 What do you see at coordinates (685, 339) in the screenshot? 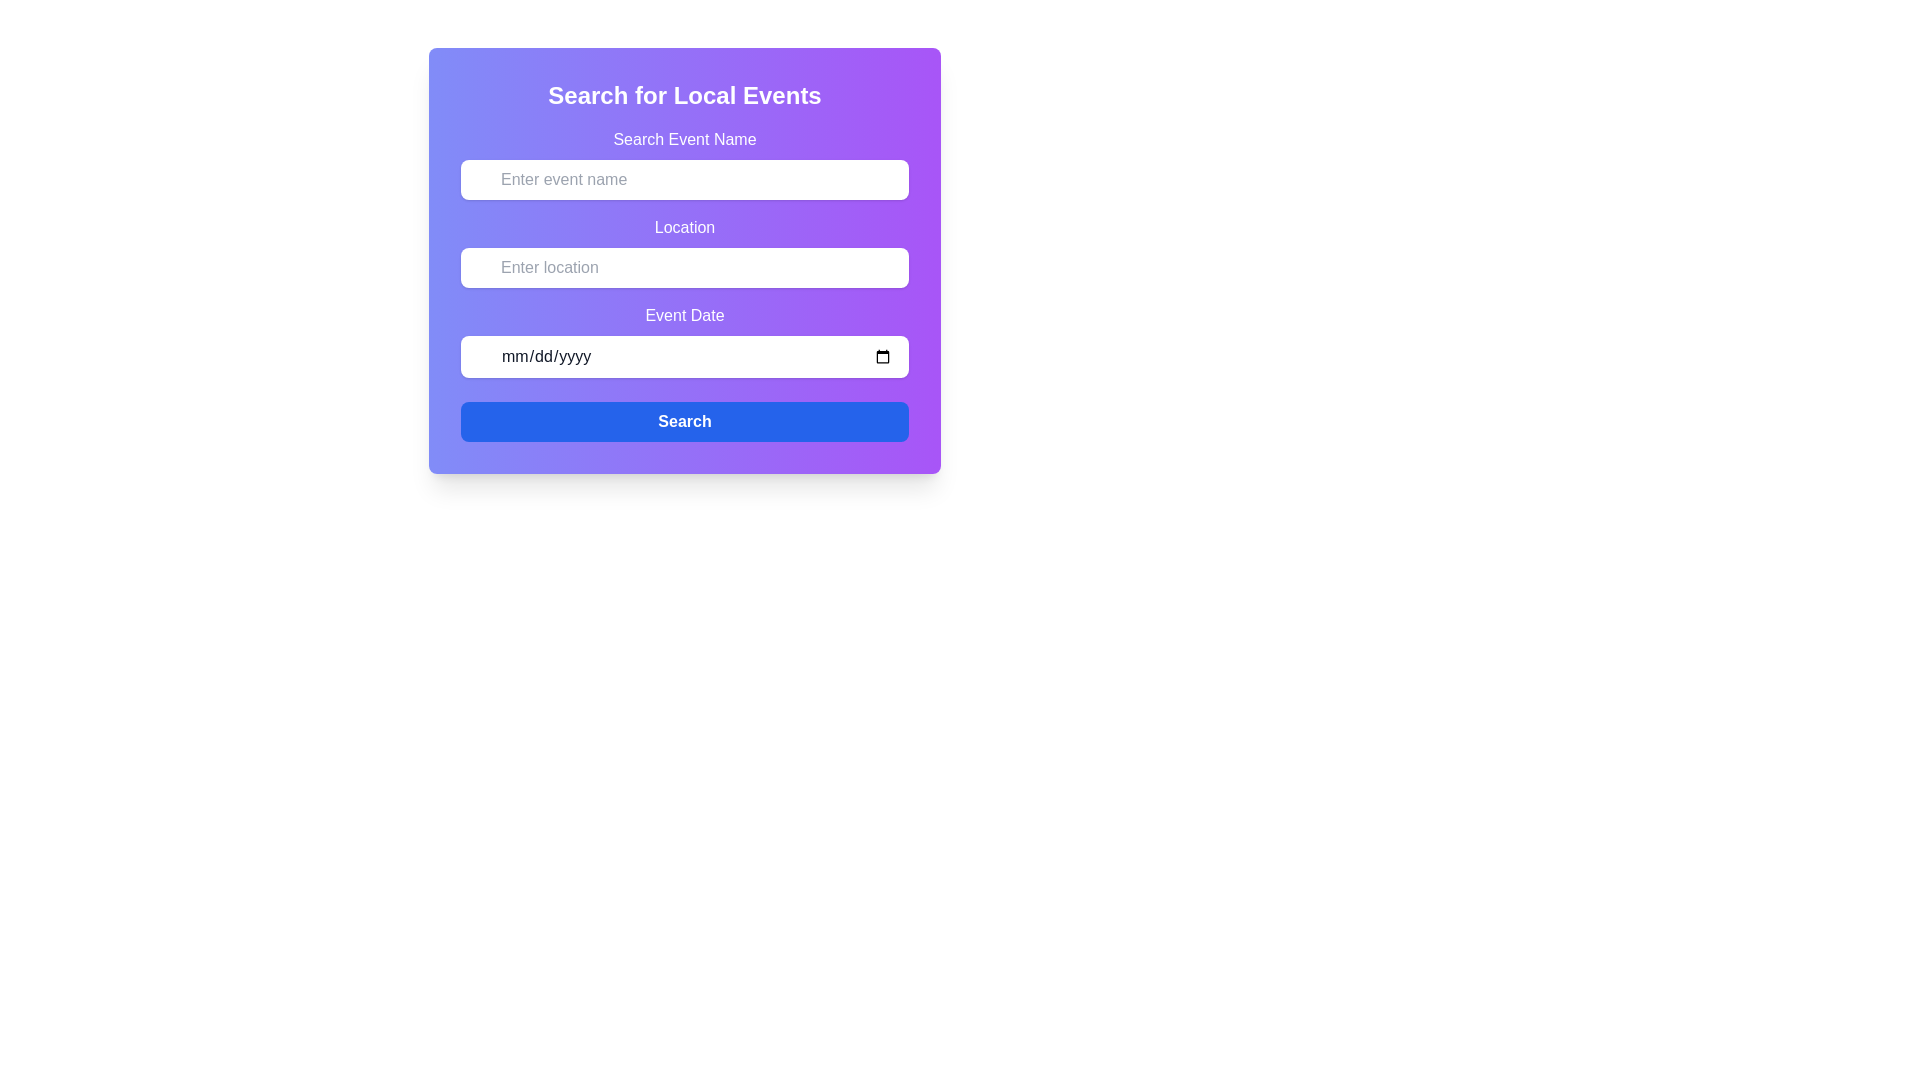
I see `the calendar icon in the third input field of the 'Search for Local Events' section` at bounding box center [685, 339].